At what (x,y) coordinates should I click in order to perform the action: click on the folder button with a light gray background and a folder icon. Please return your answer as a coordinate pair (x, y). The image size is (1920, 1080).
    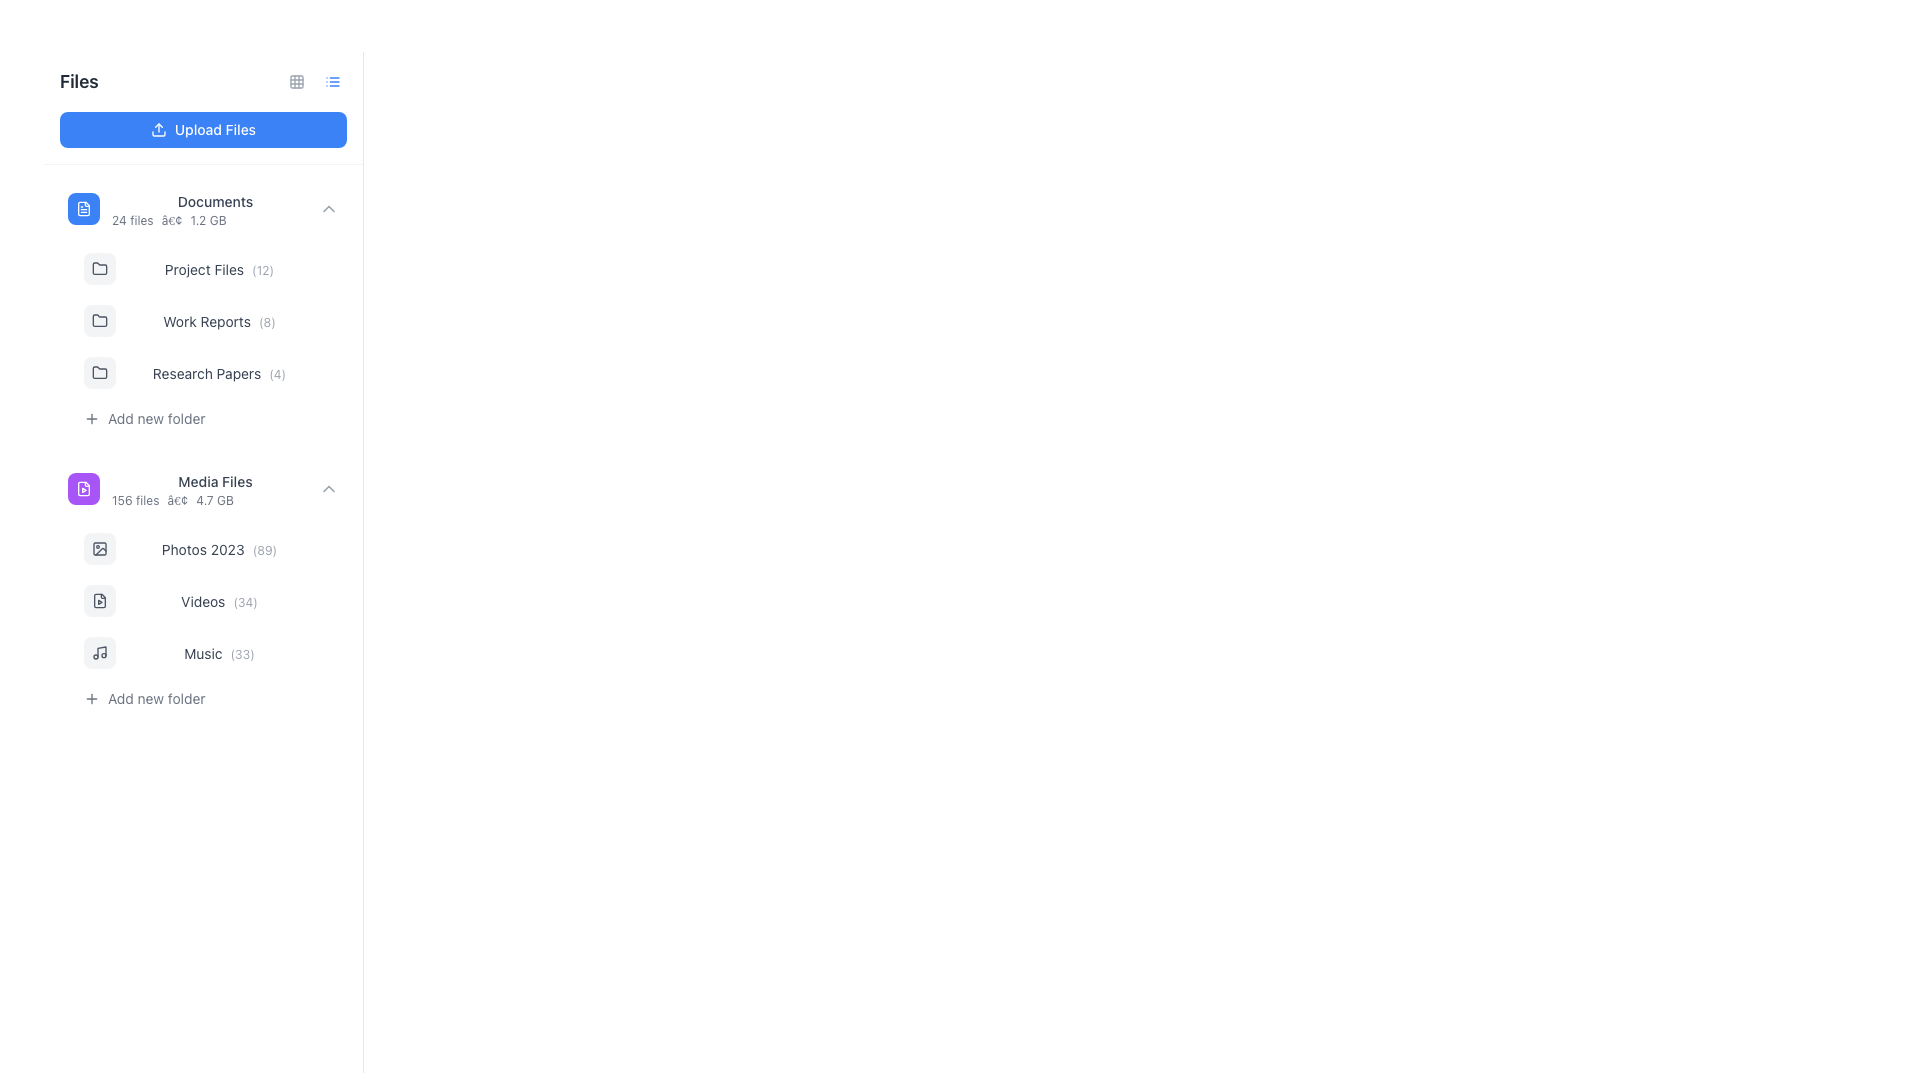
    Looking at the image, I should click on (99, 268).